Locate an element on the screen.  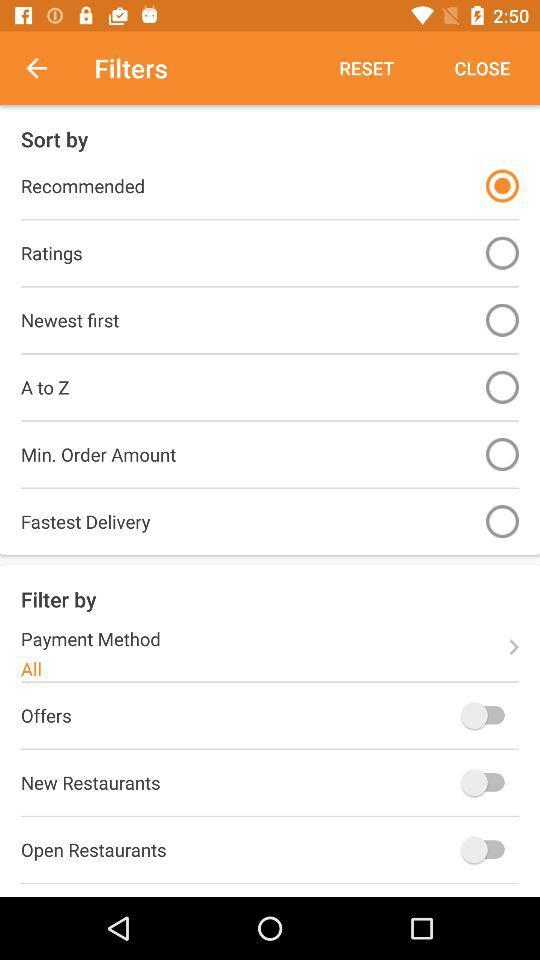
return to previous page is located at coordinates (47, 68).